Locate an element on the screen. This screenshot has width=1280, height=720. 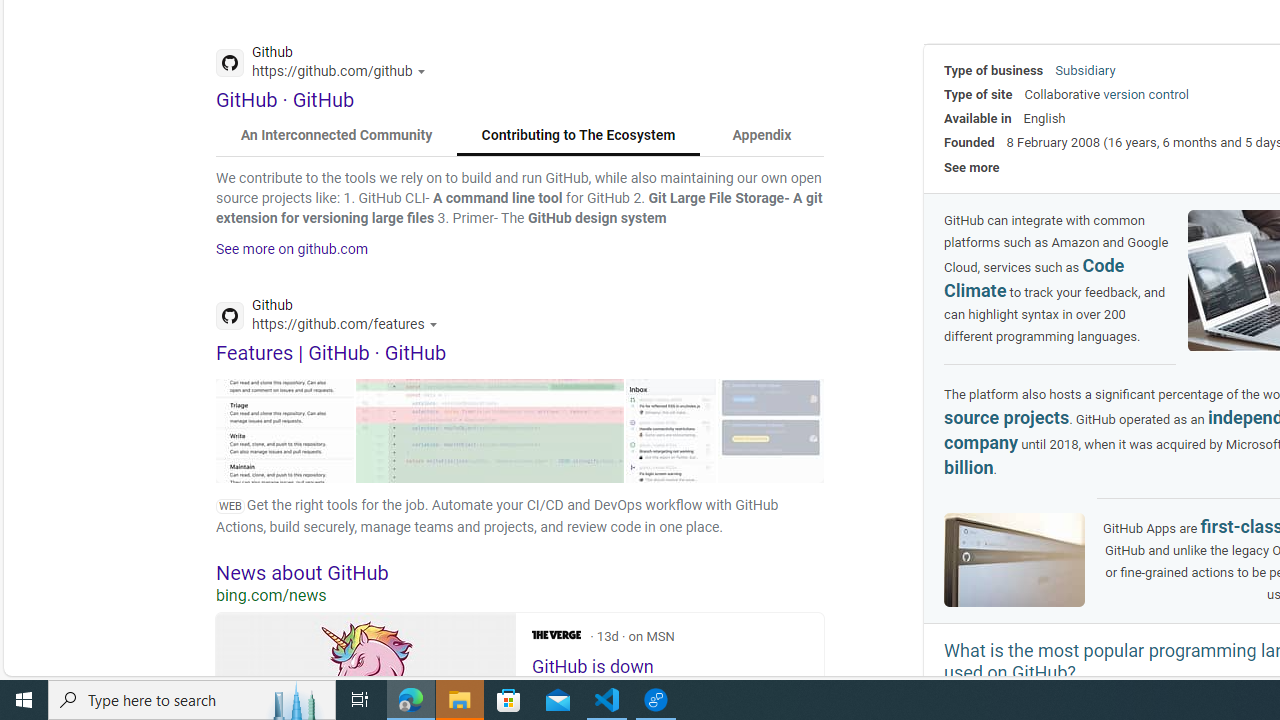
'Image of GitHub' is located at coordinates (1015, 559).